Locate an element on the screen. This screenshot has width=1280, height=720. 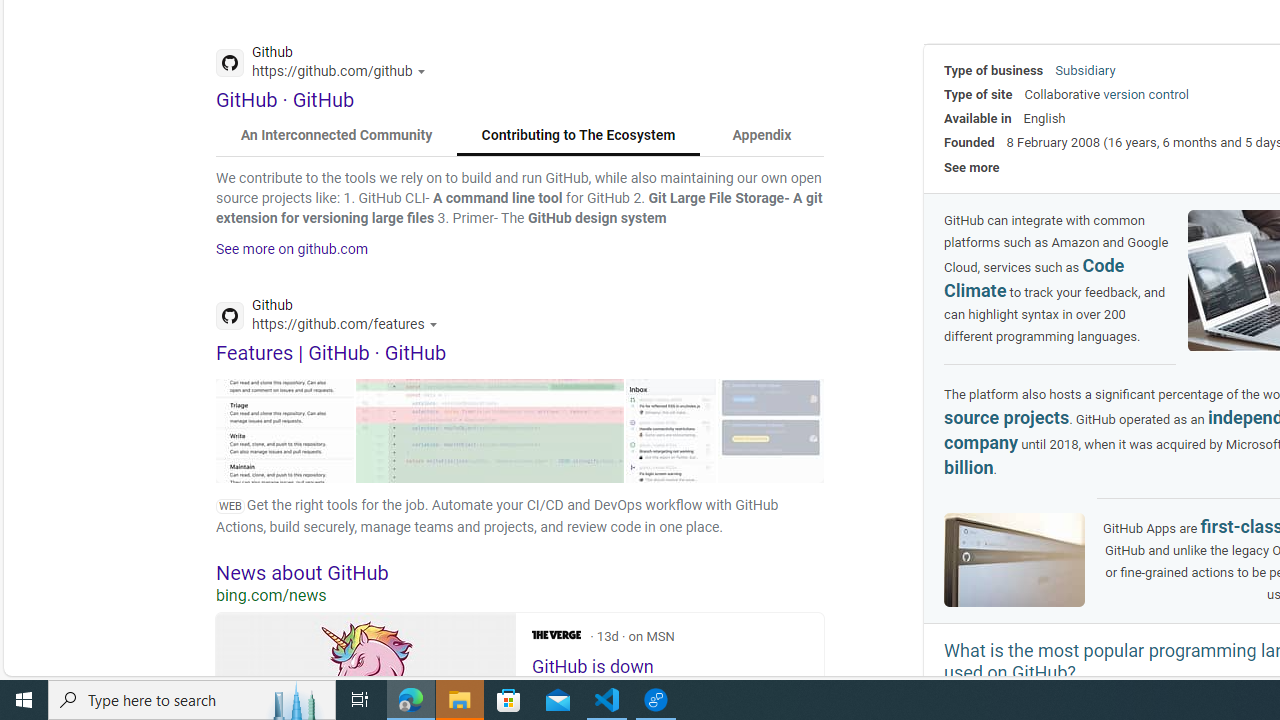
'Image of GitHub' is located at coordinates (1015, 559).